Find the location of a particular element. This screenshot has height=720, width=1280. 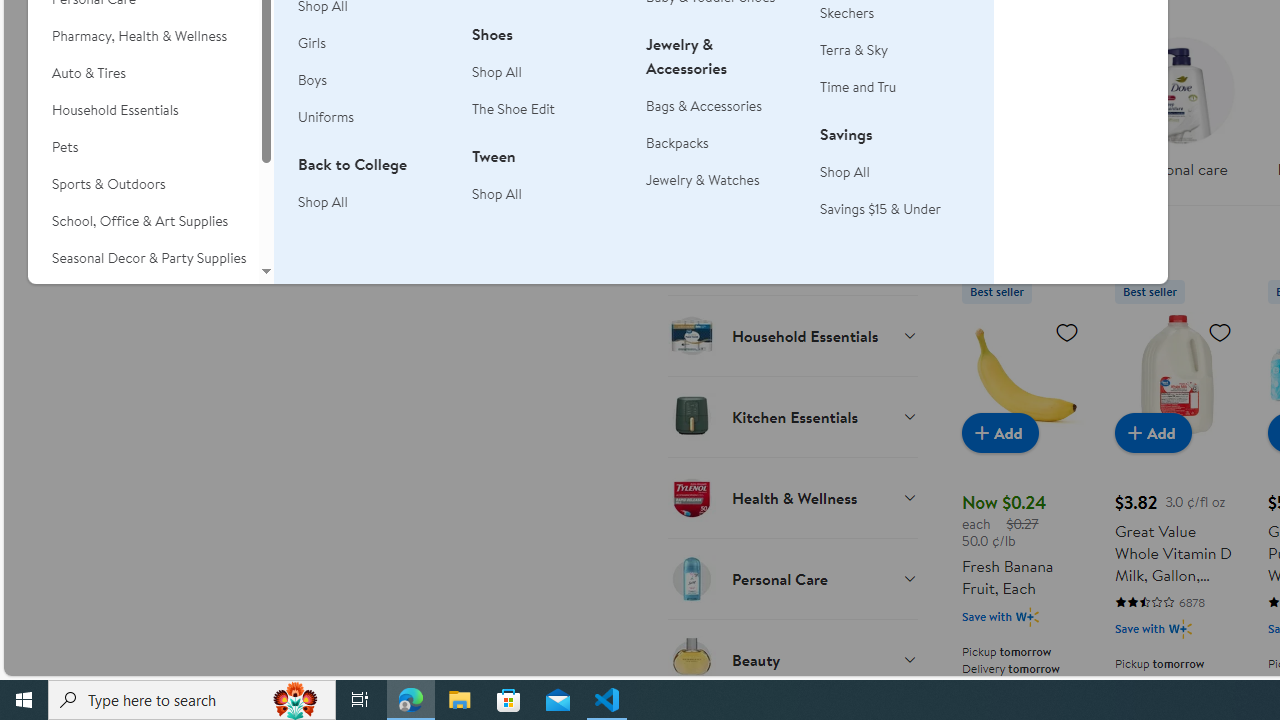

'Back to CollegeShop All' is located at coordinates (373, 194).